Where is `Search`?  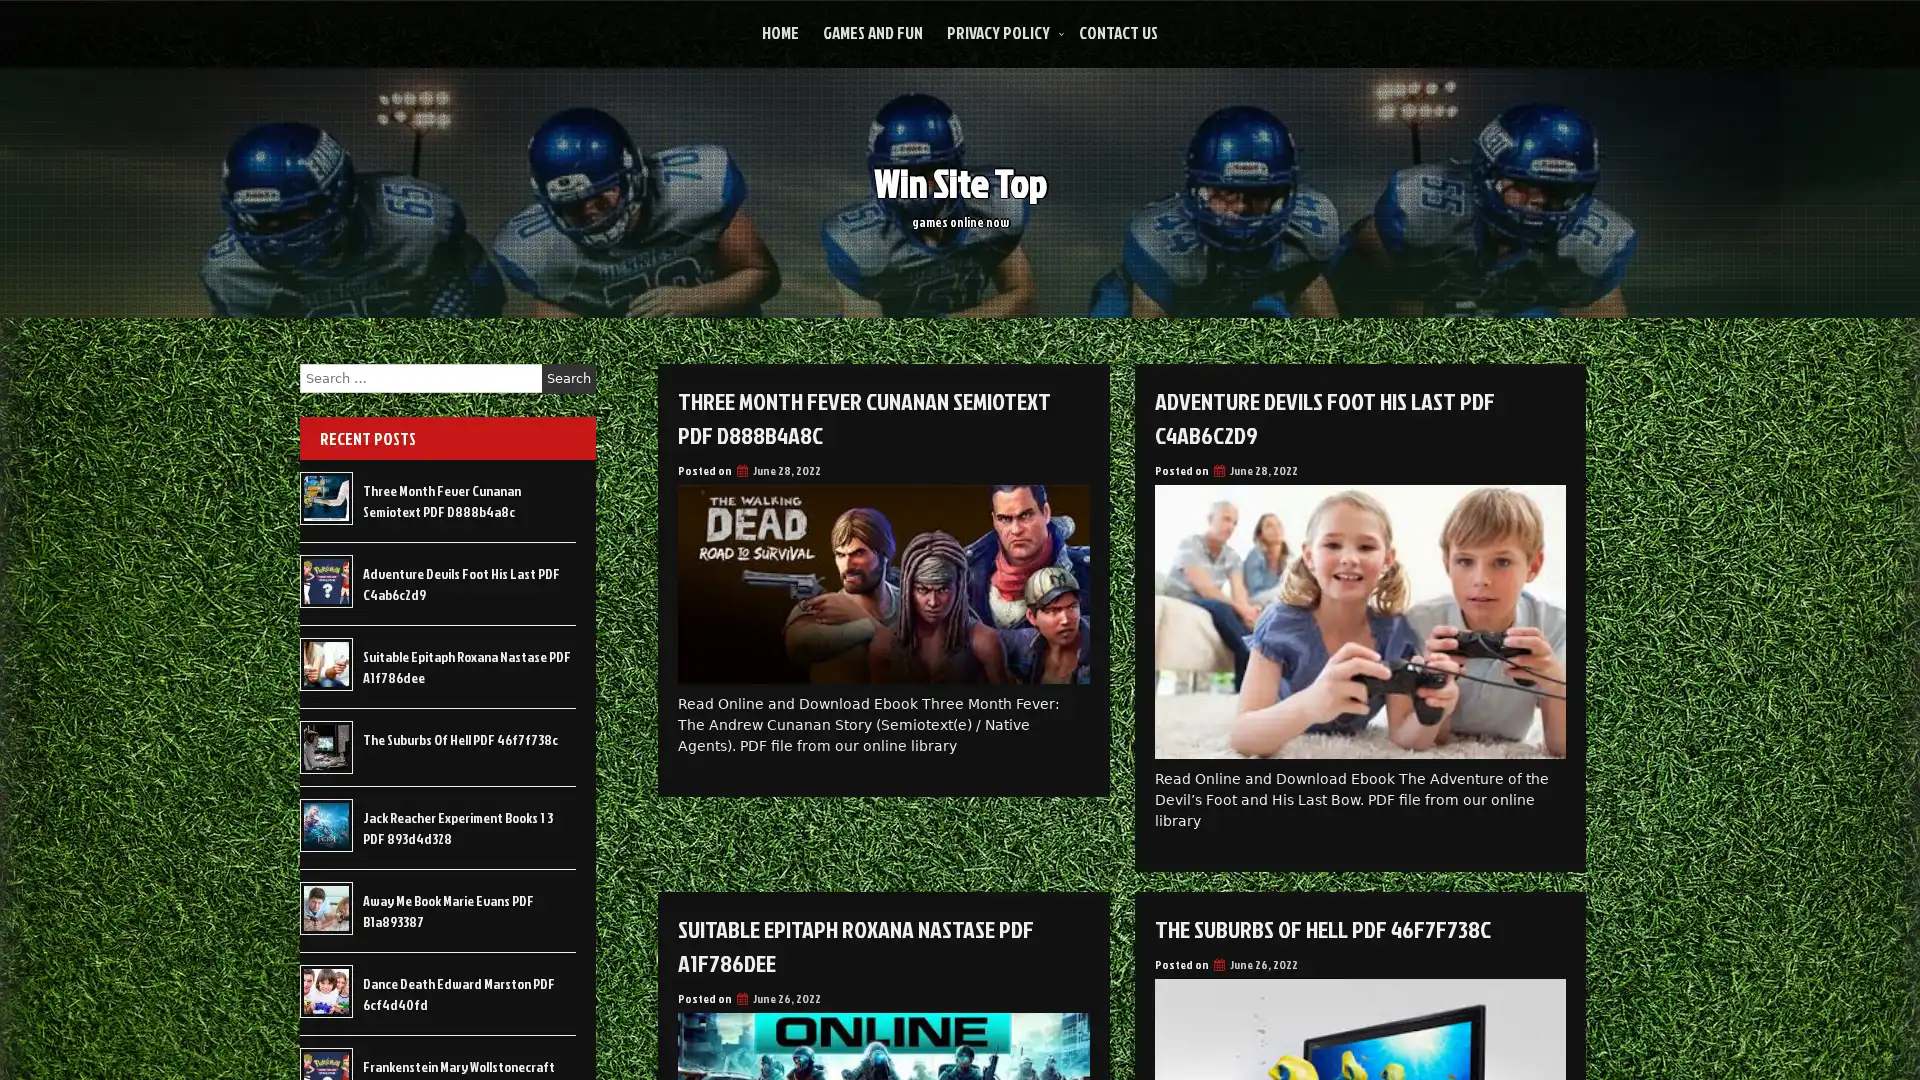 Search is located at coordinates (568, 378).